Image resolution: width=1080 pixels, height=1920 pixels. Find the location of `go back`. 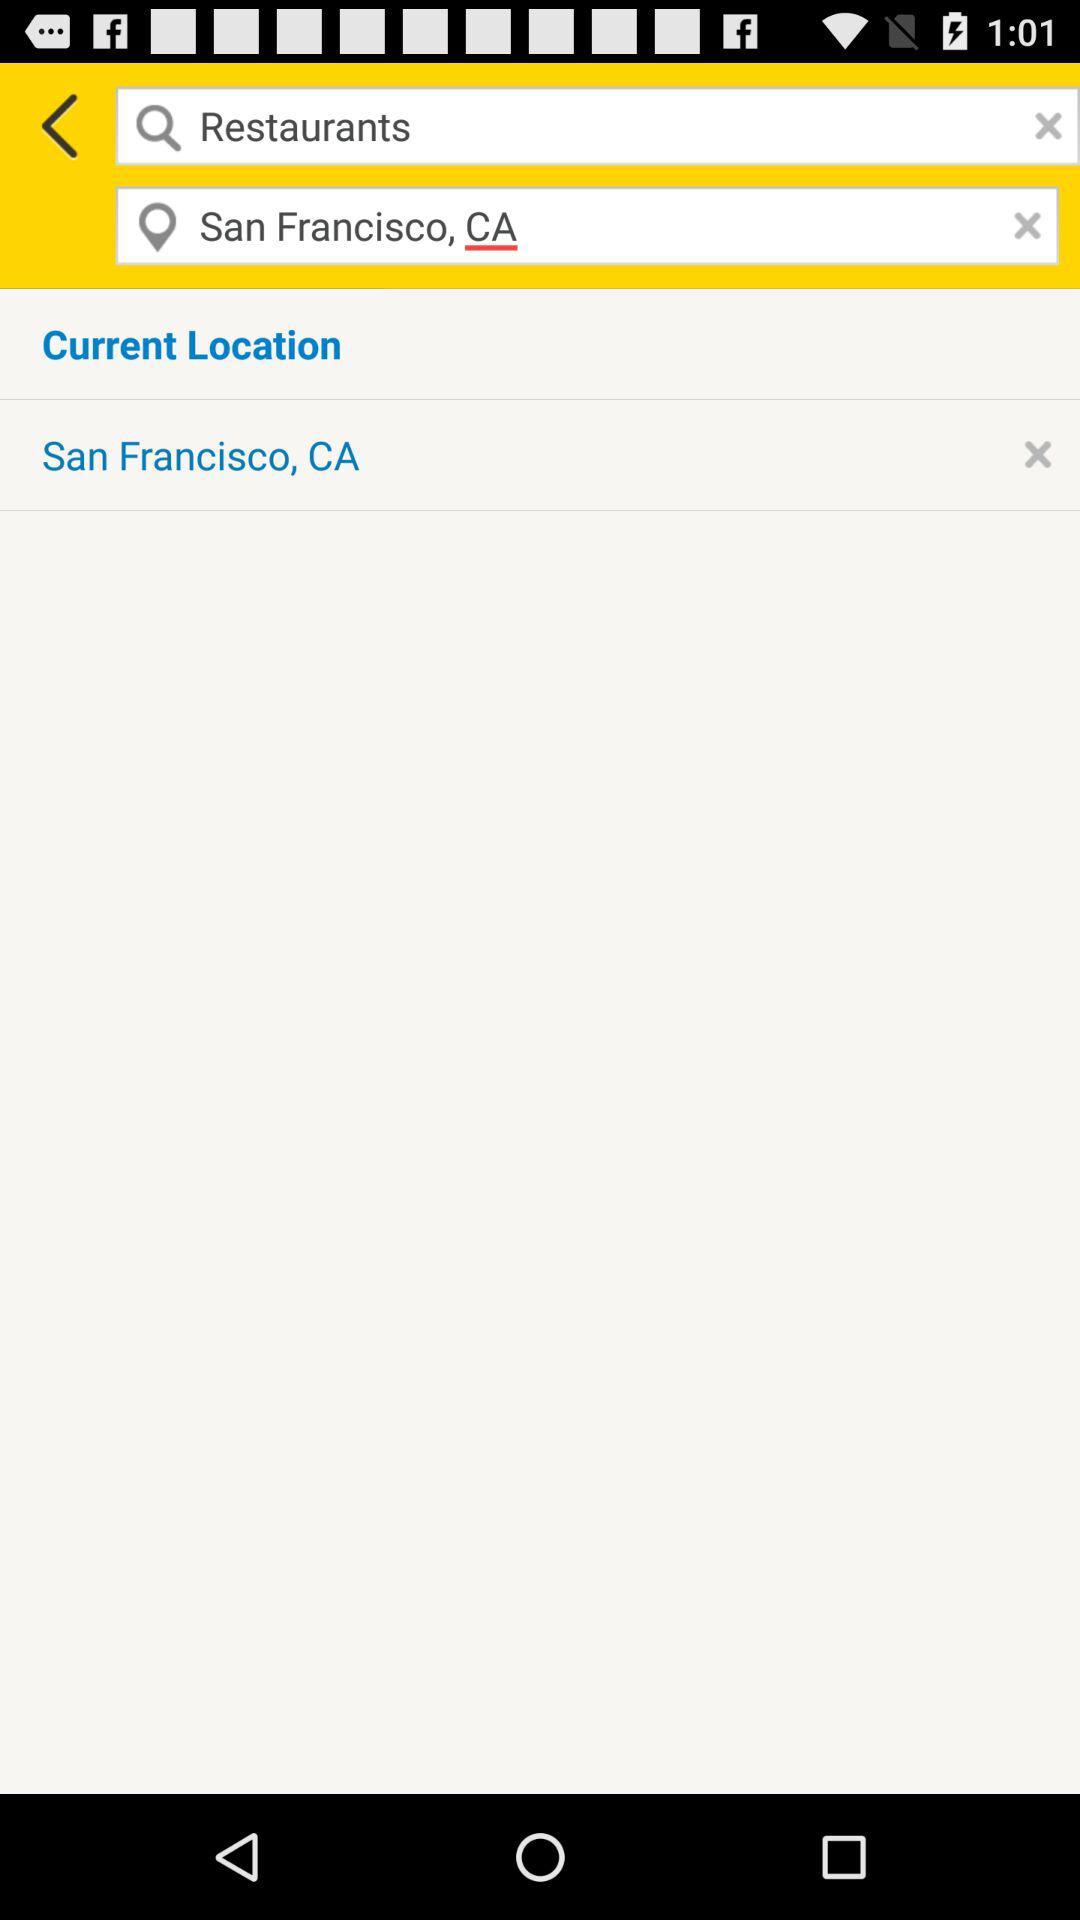

go back is located at coordinates (56, 124).